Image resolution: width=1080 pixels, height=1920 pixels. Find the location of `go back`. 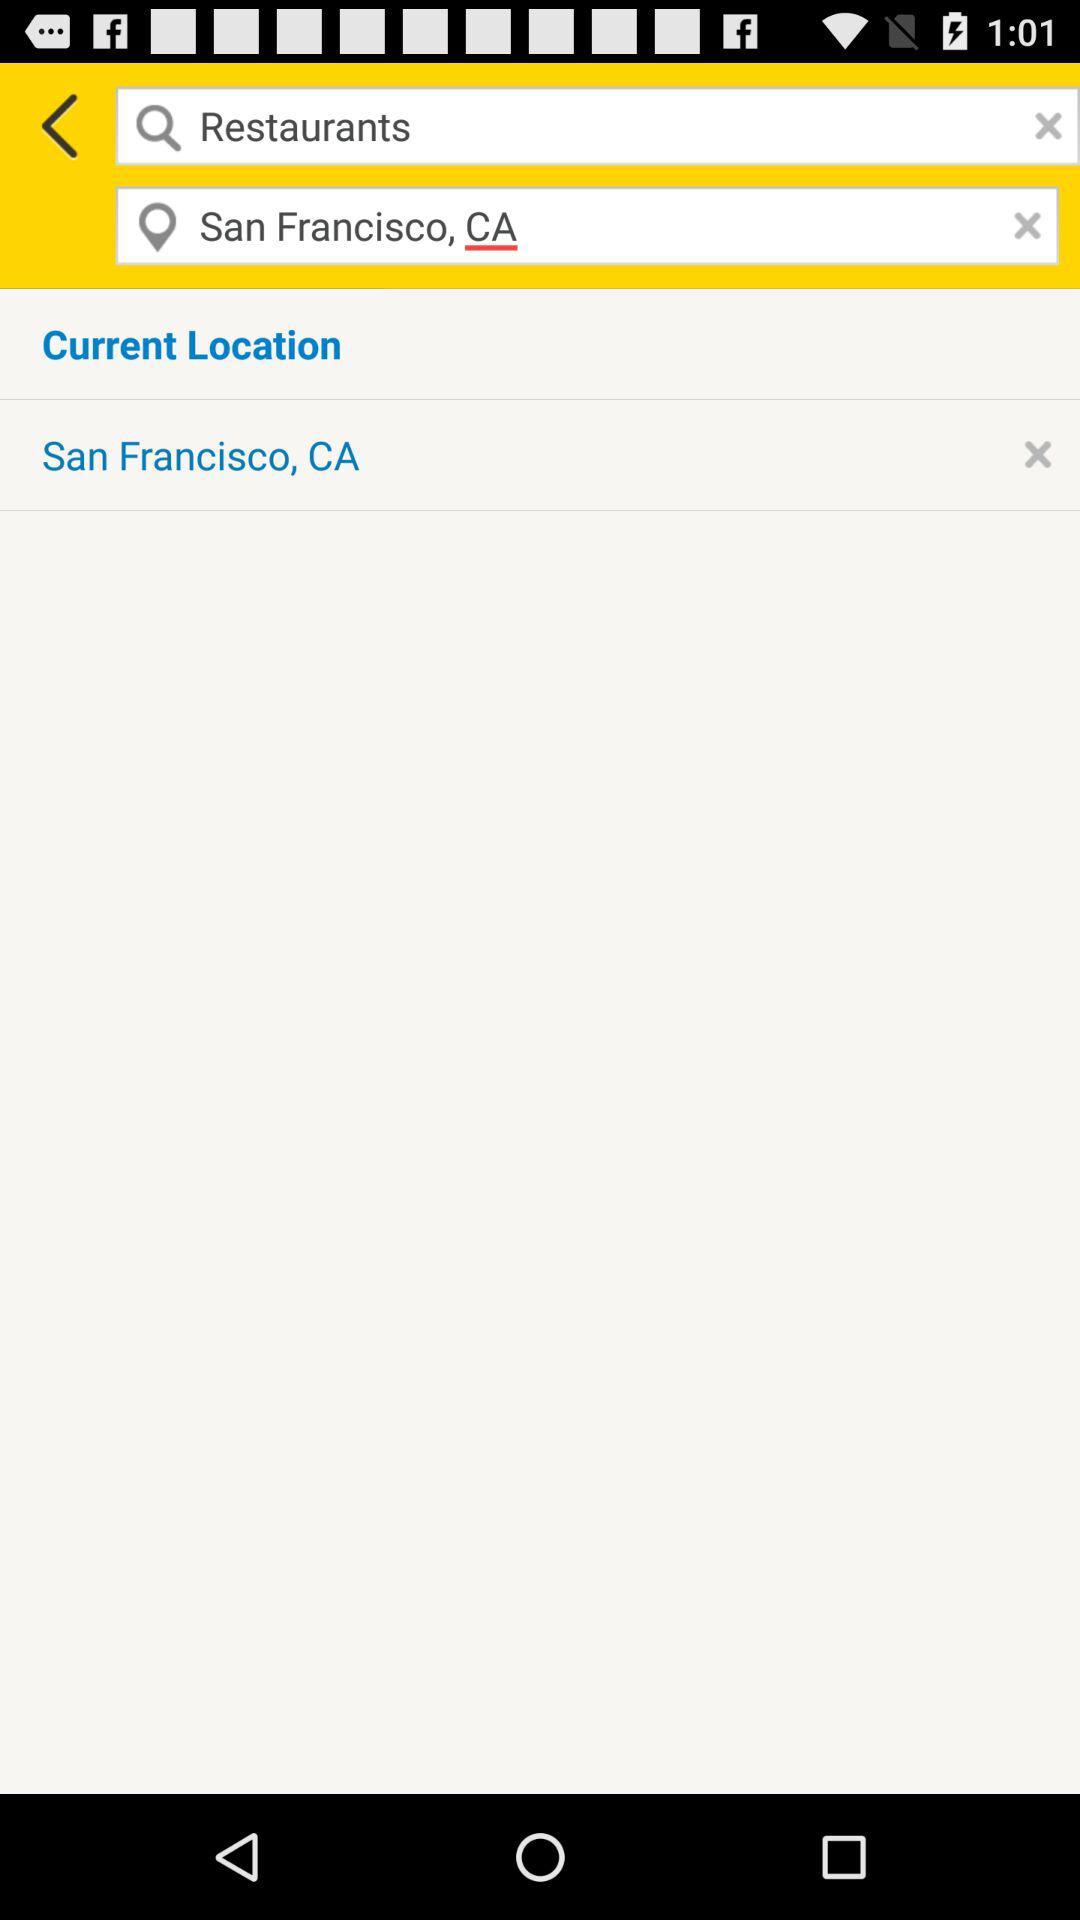

go back is located at coordinates (56, 124).